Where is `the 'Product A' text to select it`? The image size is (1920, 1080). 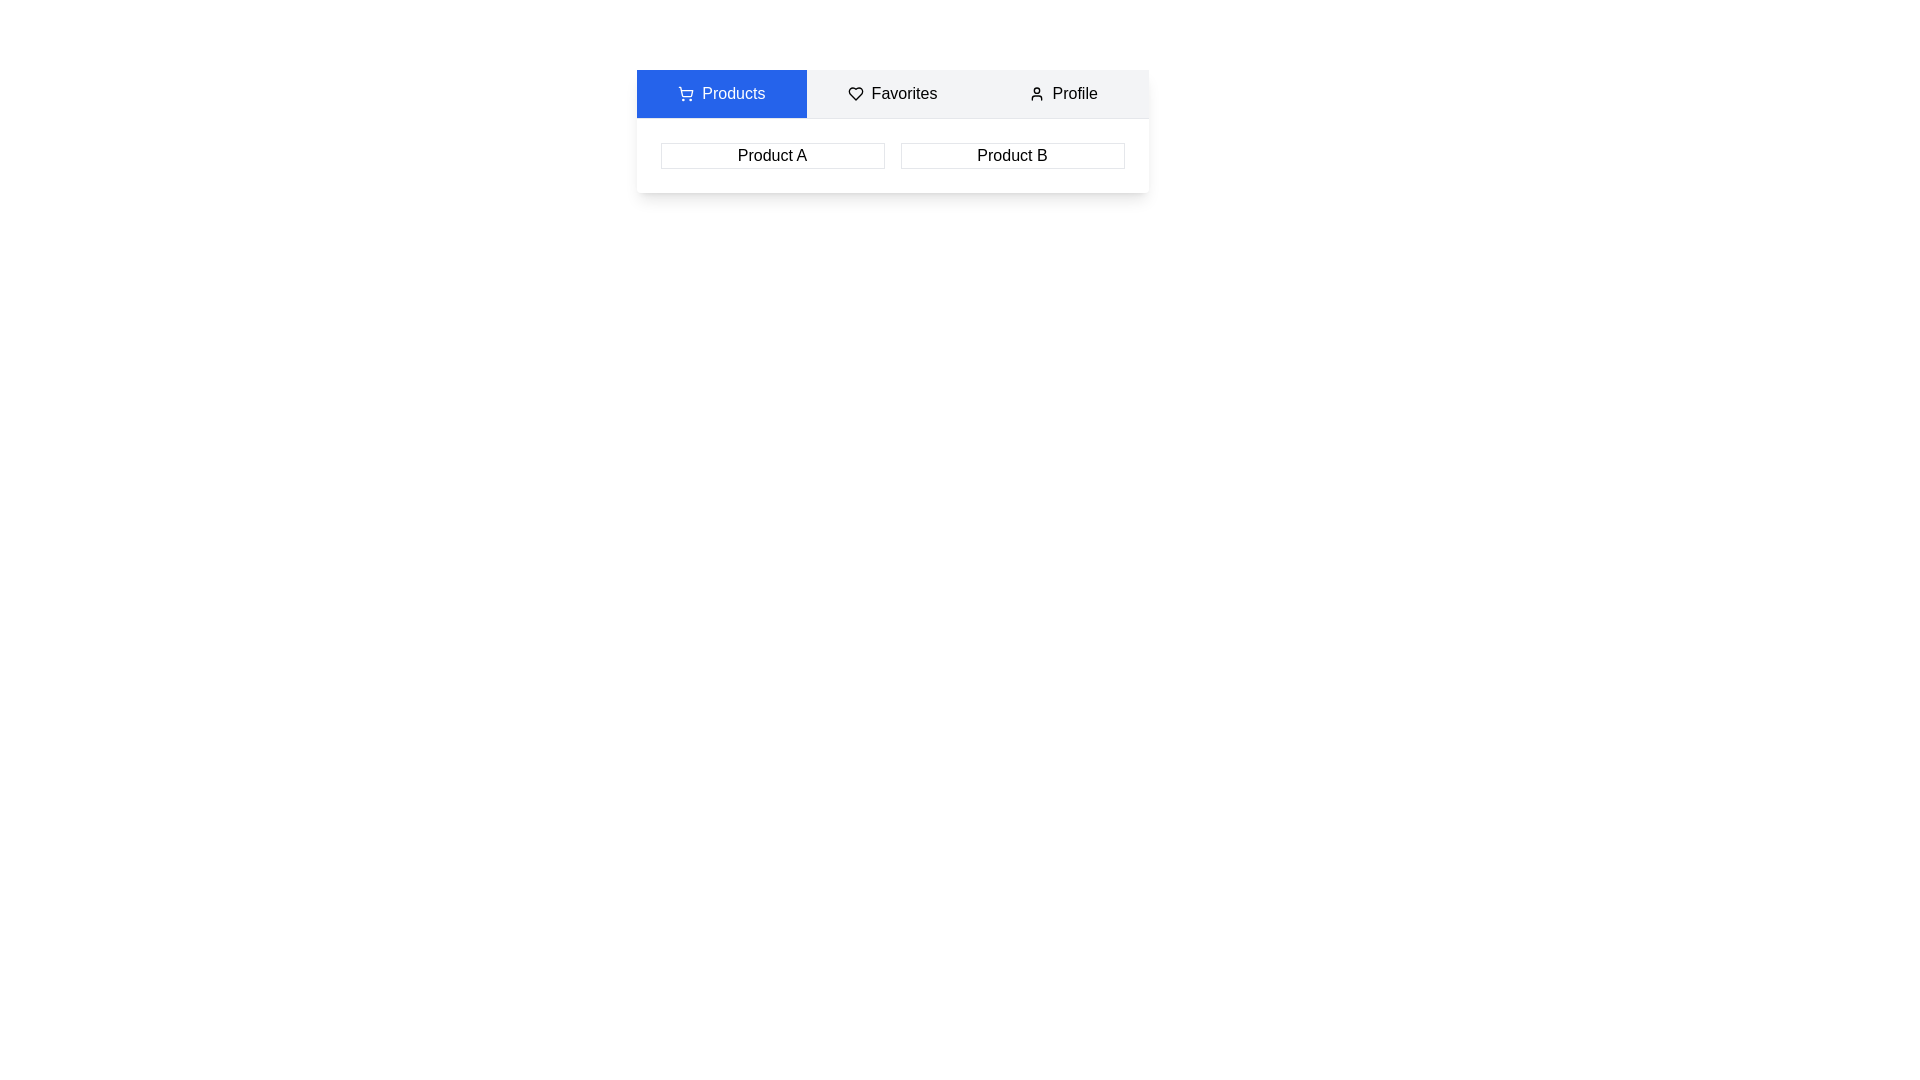
the 'Product A' text to select it is located at coordinates (771, 154).